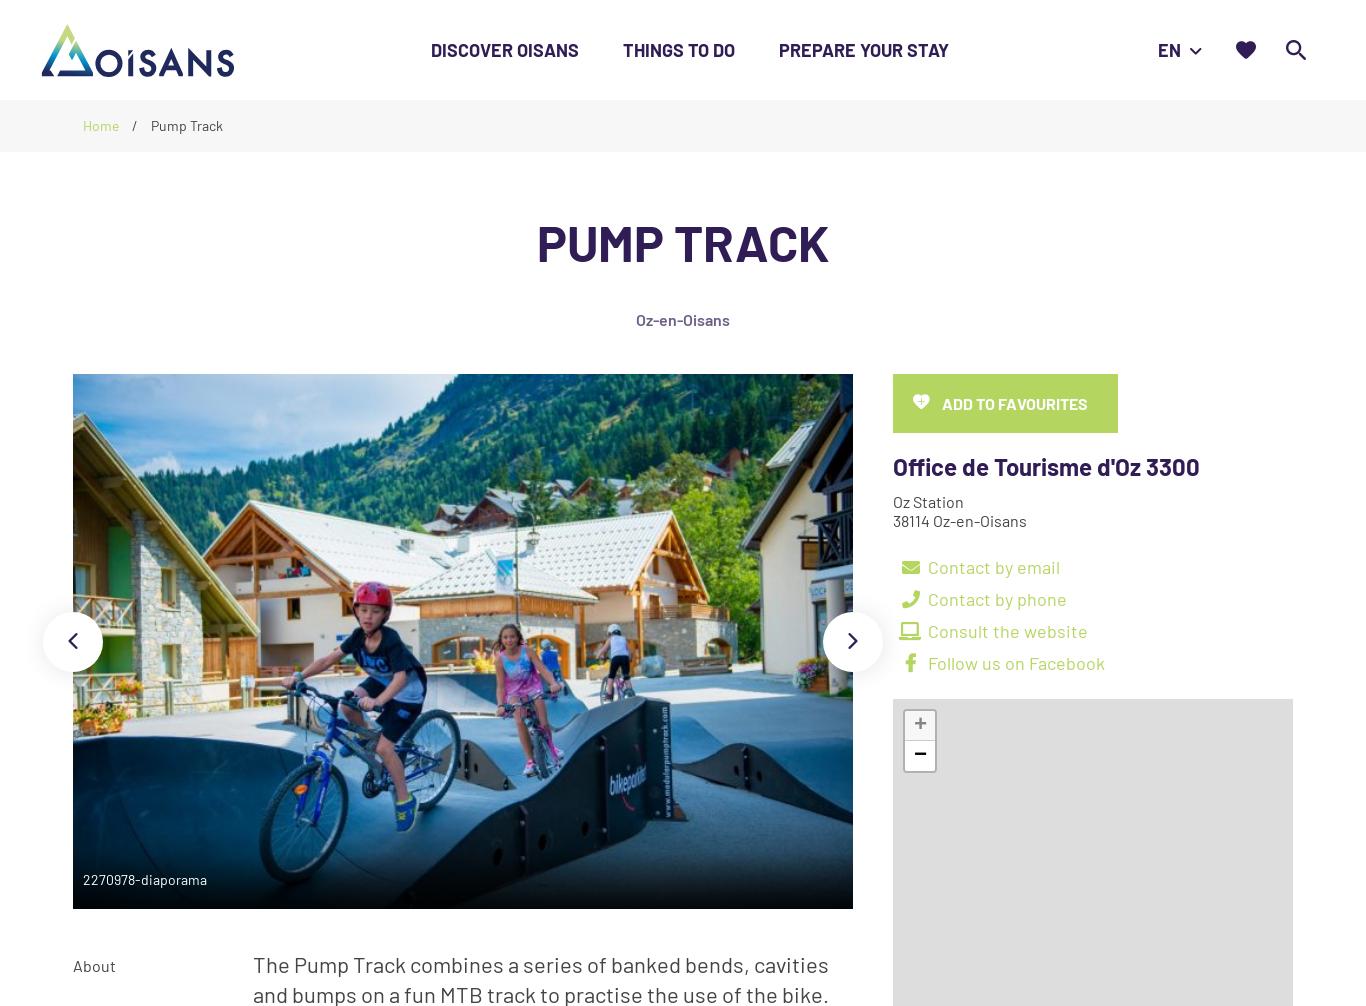 Image resolution: width=1366 pixels, height=1006 pixels. What do you see at coordinates (928, 500) in the screenshot?
I see `'Oz Station'` at bounding box center [928, 500].